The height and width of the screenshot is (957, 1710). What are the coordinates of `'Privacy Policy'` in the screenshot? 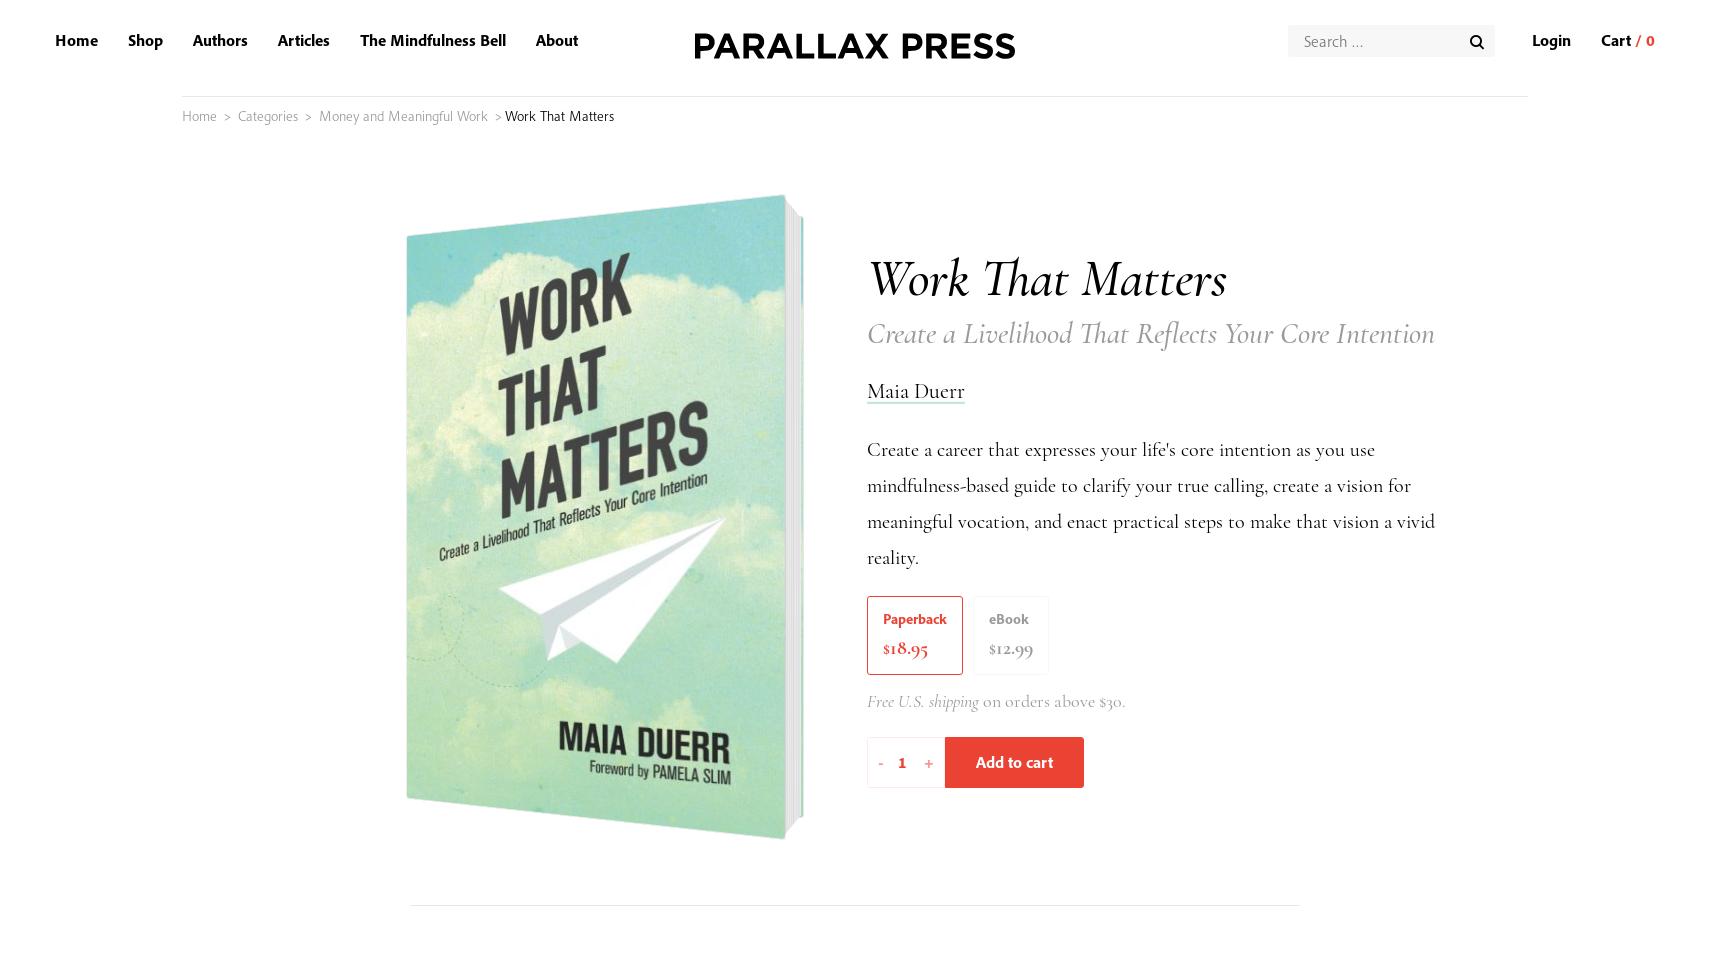 It's located at (193, 802).